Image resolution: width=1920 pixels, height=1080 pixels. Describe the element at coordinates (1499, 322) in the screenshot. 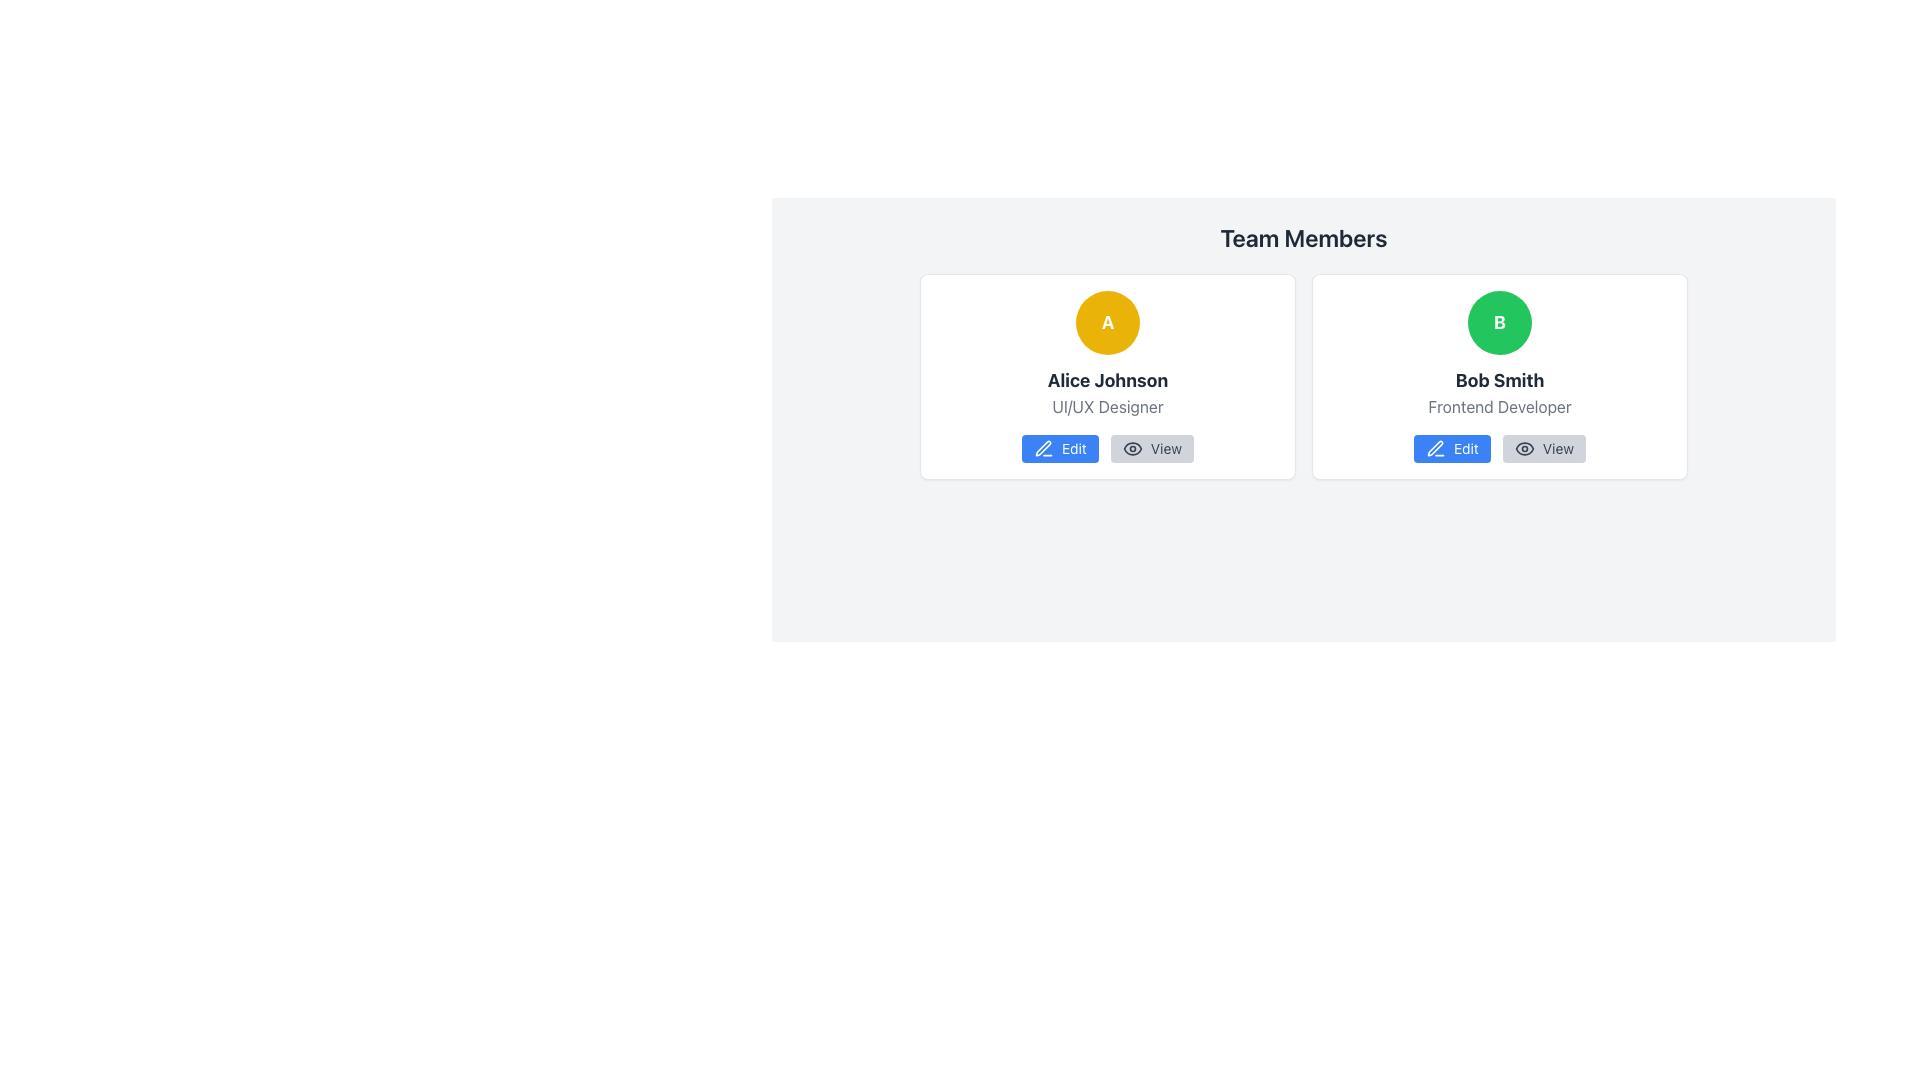

I see `the Badge representing the user 'Bob Smith', which is positioned at the top-center of the card section containing the user's name and title` at that location.